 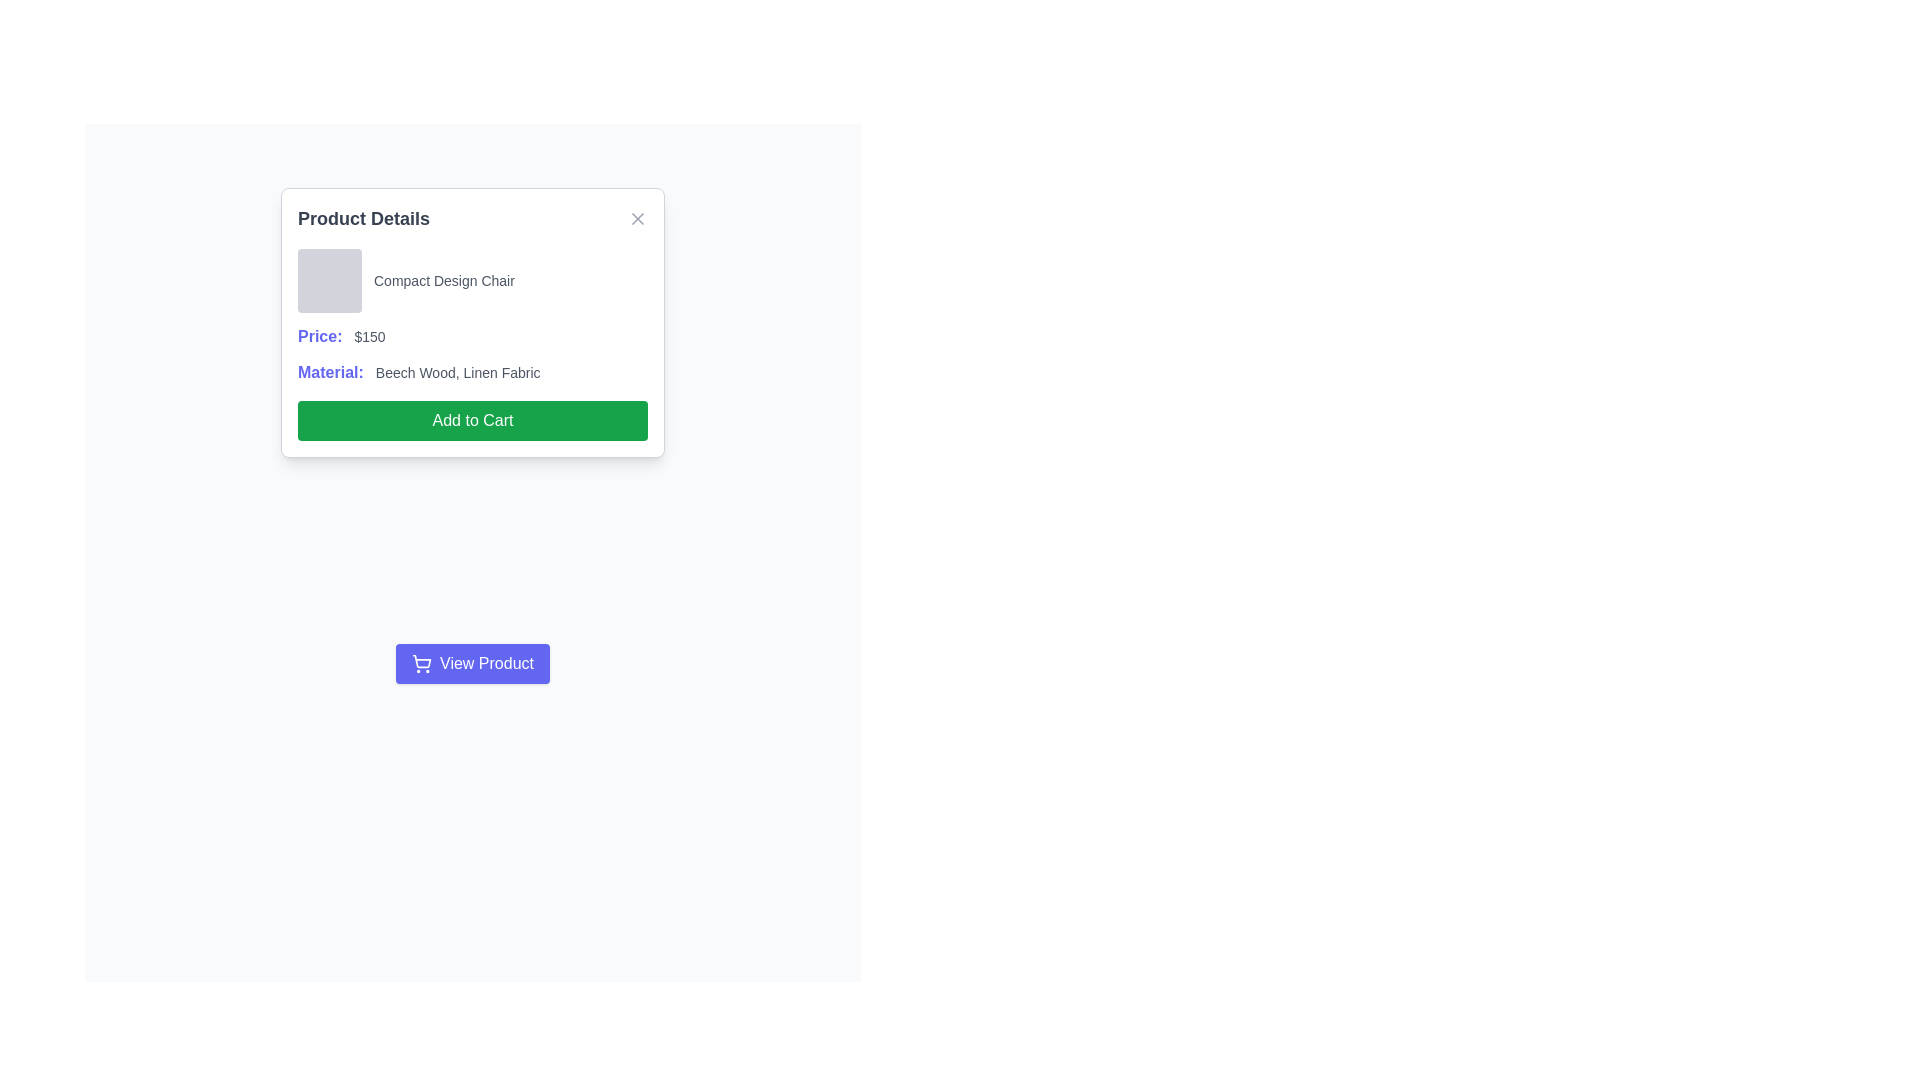 What do you see at coordinates (330, 373) in the screenshot?
I see `the text label that provides context for the material details, positioned below the 'Price' detail and preceding 'Beech Wood, Linen Fabric'` at bounding box center [330, 373].